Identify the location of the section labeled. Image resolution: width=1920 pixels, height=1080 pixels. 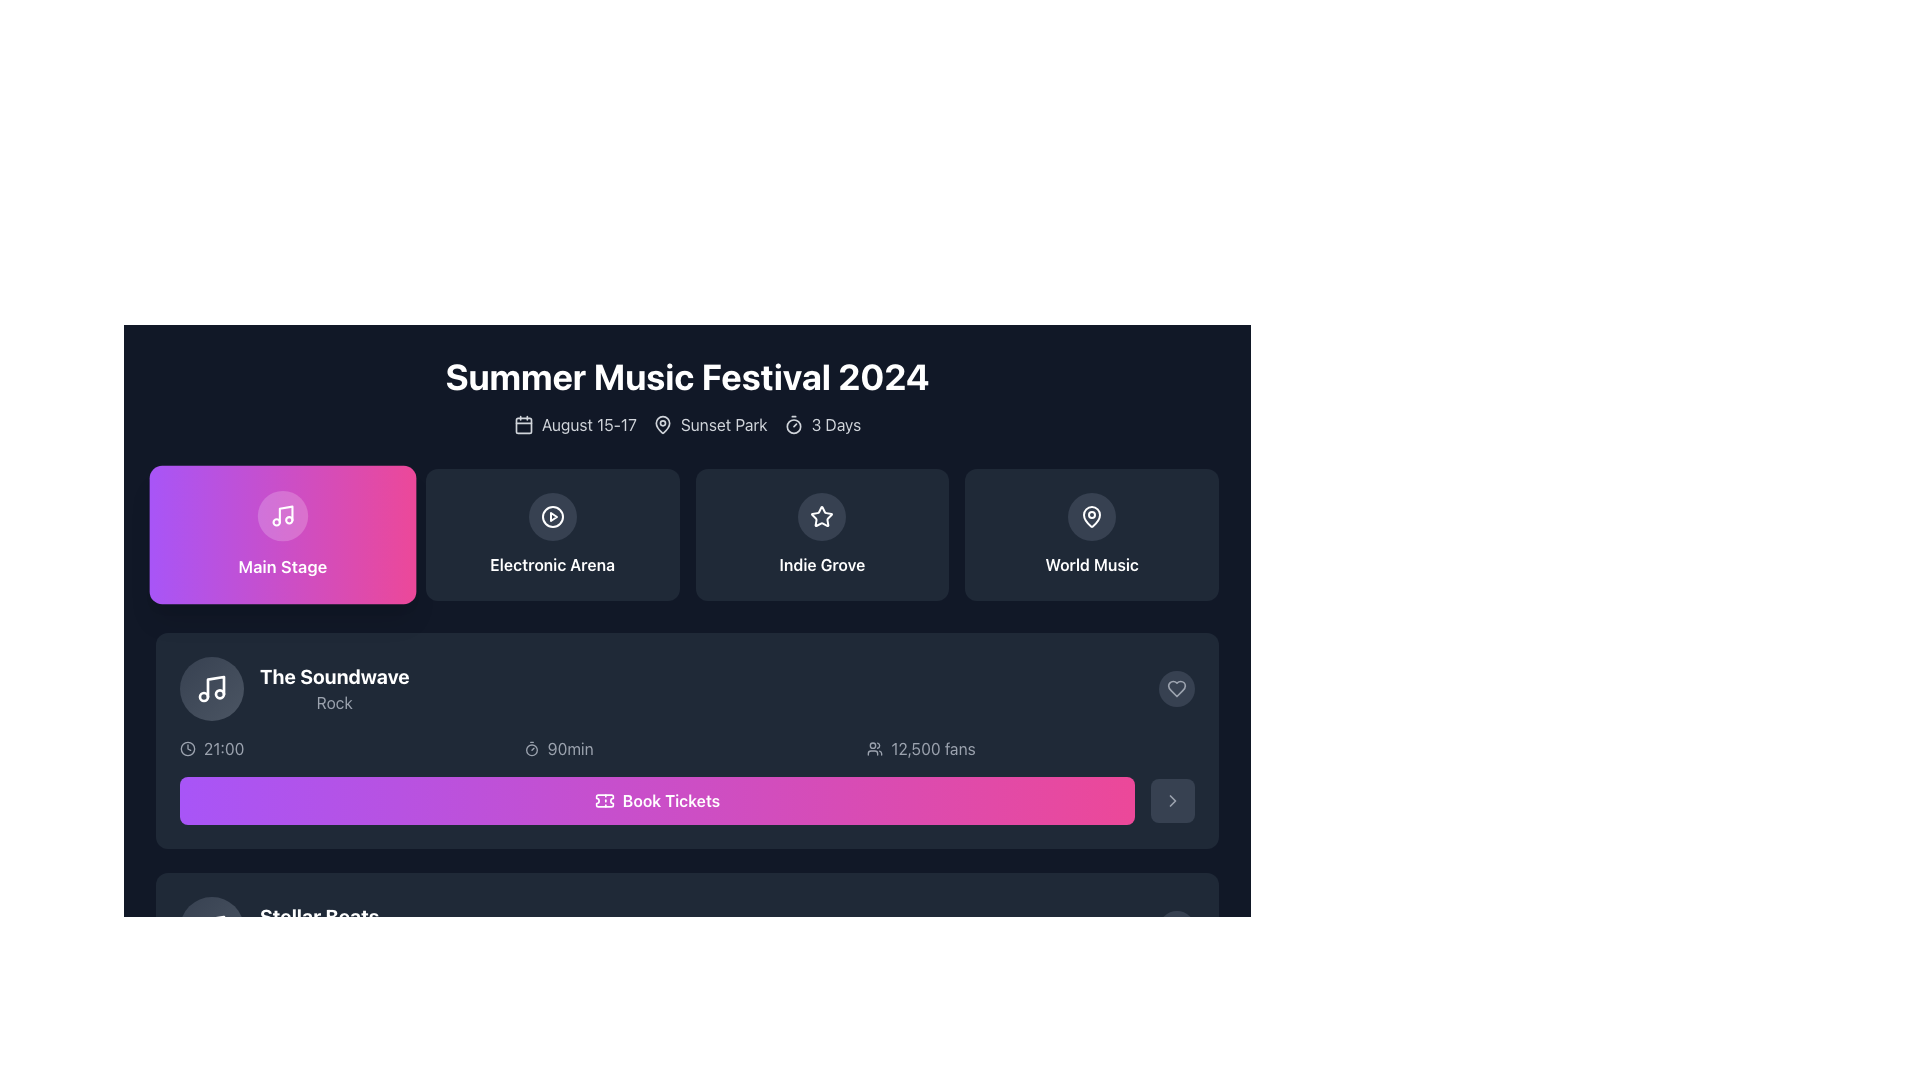
(281, 566).